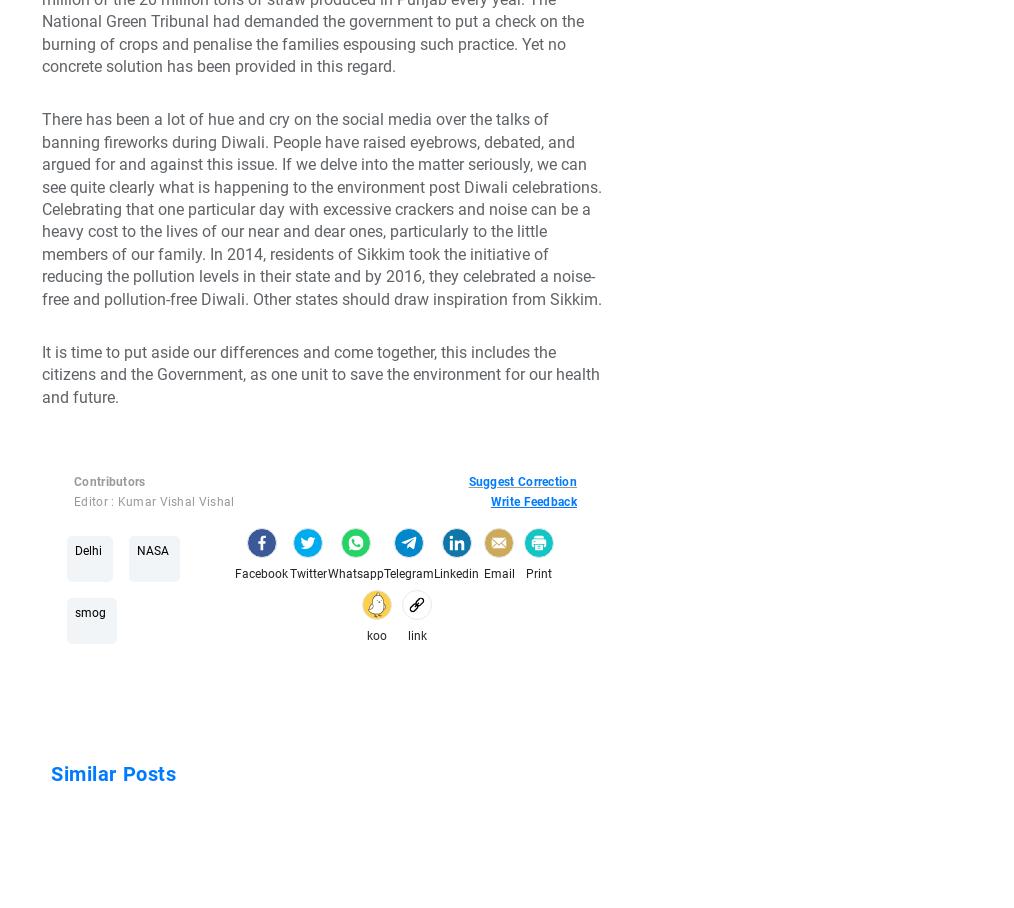 This screenshot has width=1014, height=908. I want to click on 'Whatsapp', so click(355, 574).